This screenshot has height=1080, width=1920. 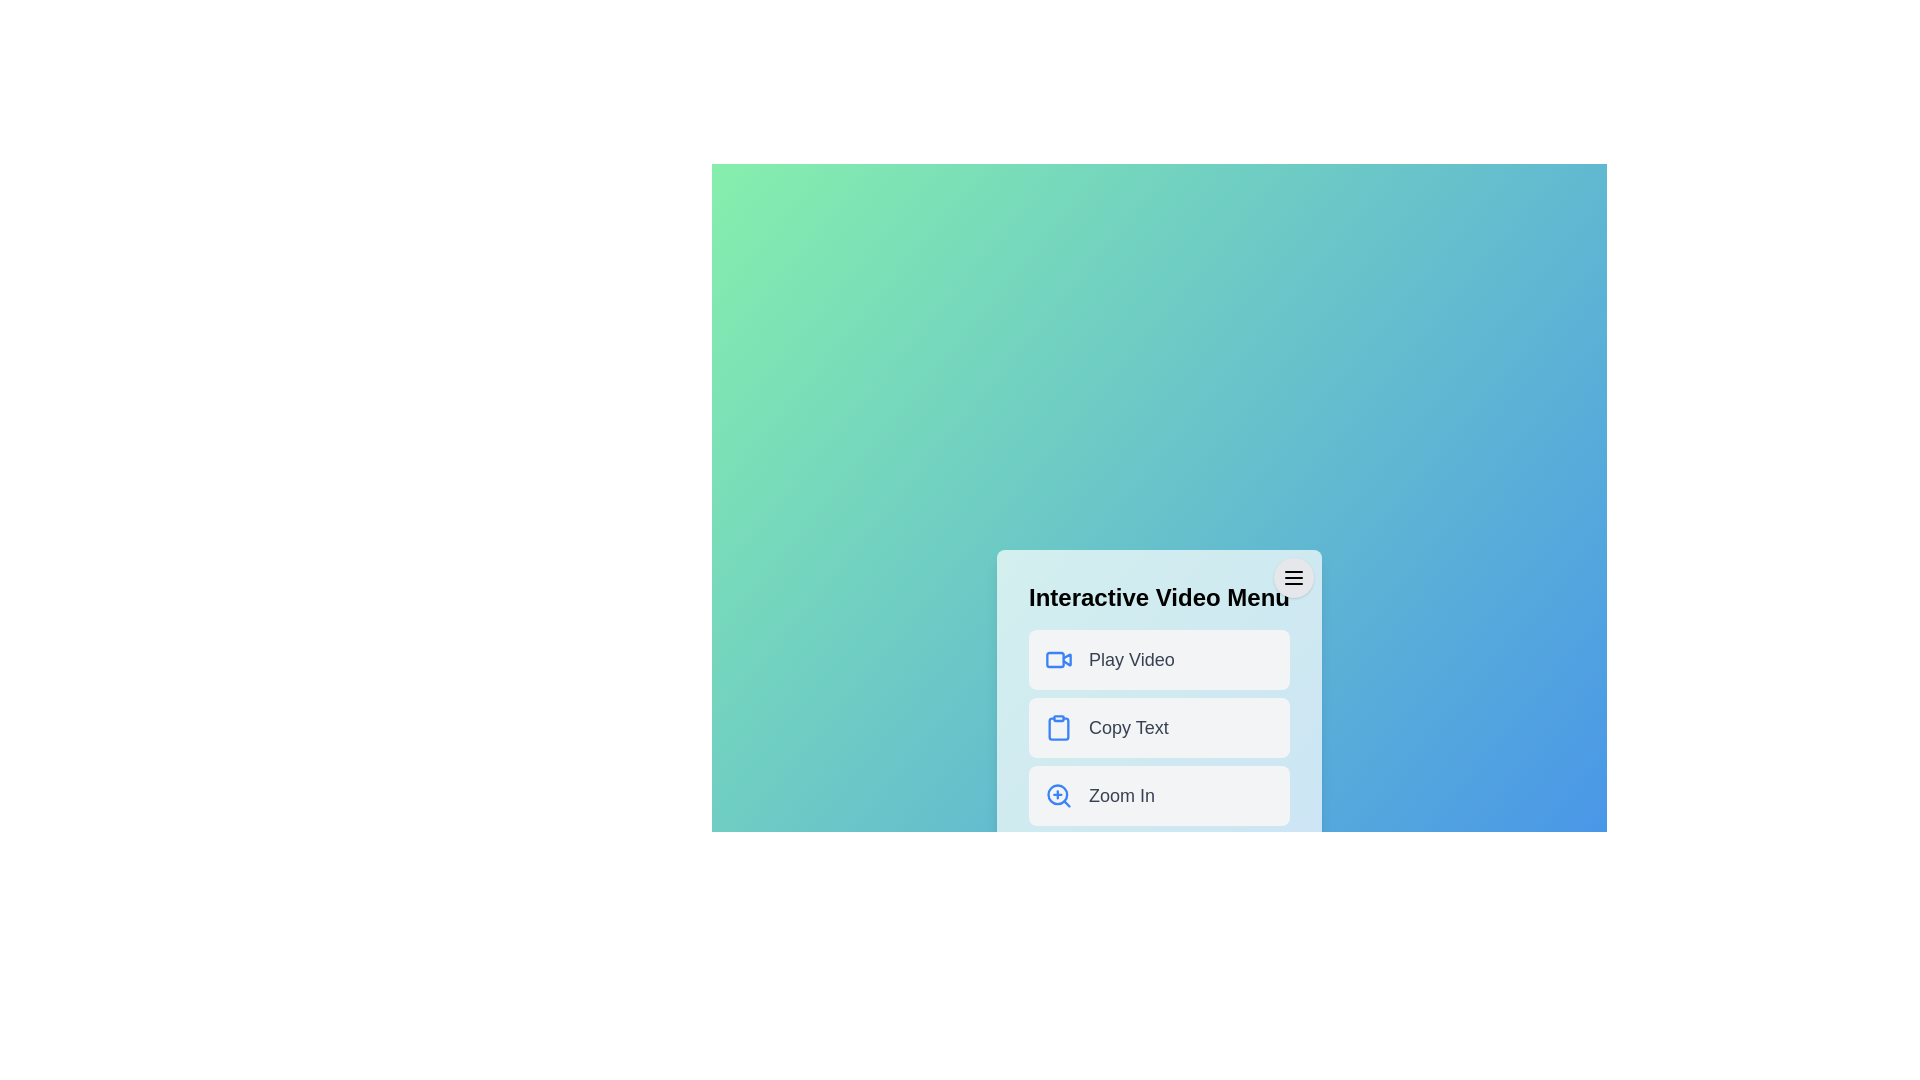 What do you see at coordinates (1159, 659) in the screenshot?
I see `the 'Play Video' option in the menu` at bounding box center [1159, 659].